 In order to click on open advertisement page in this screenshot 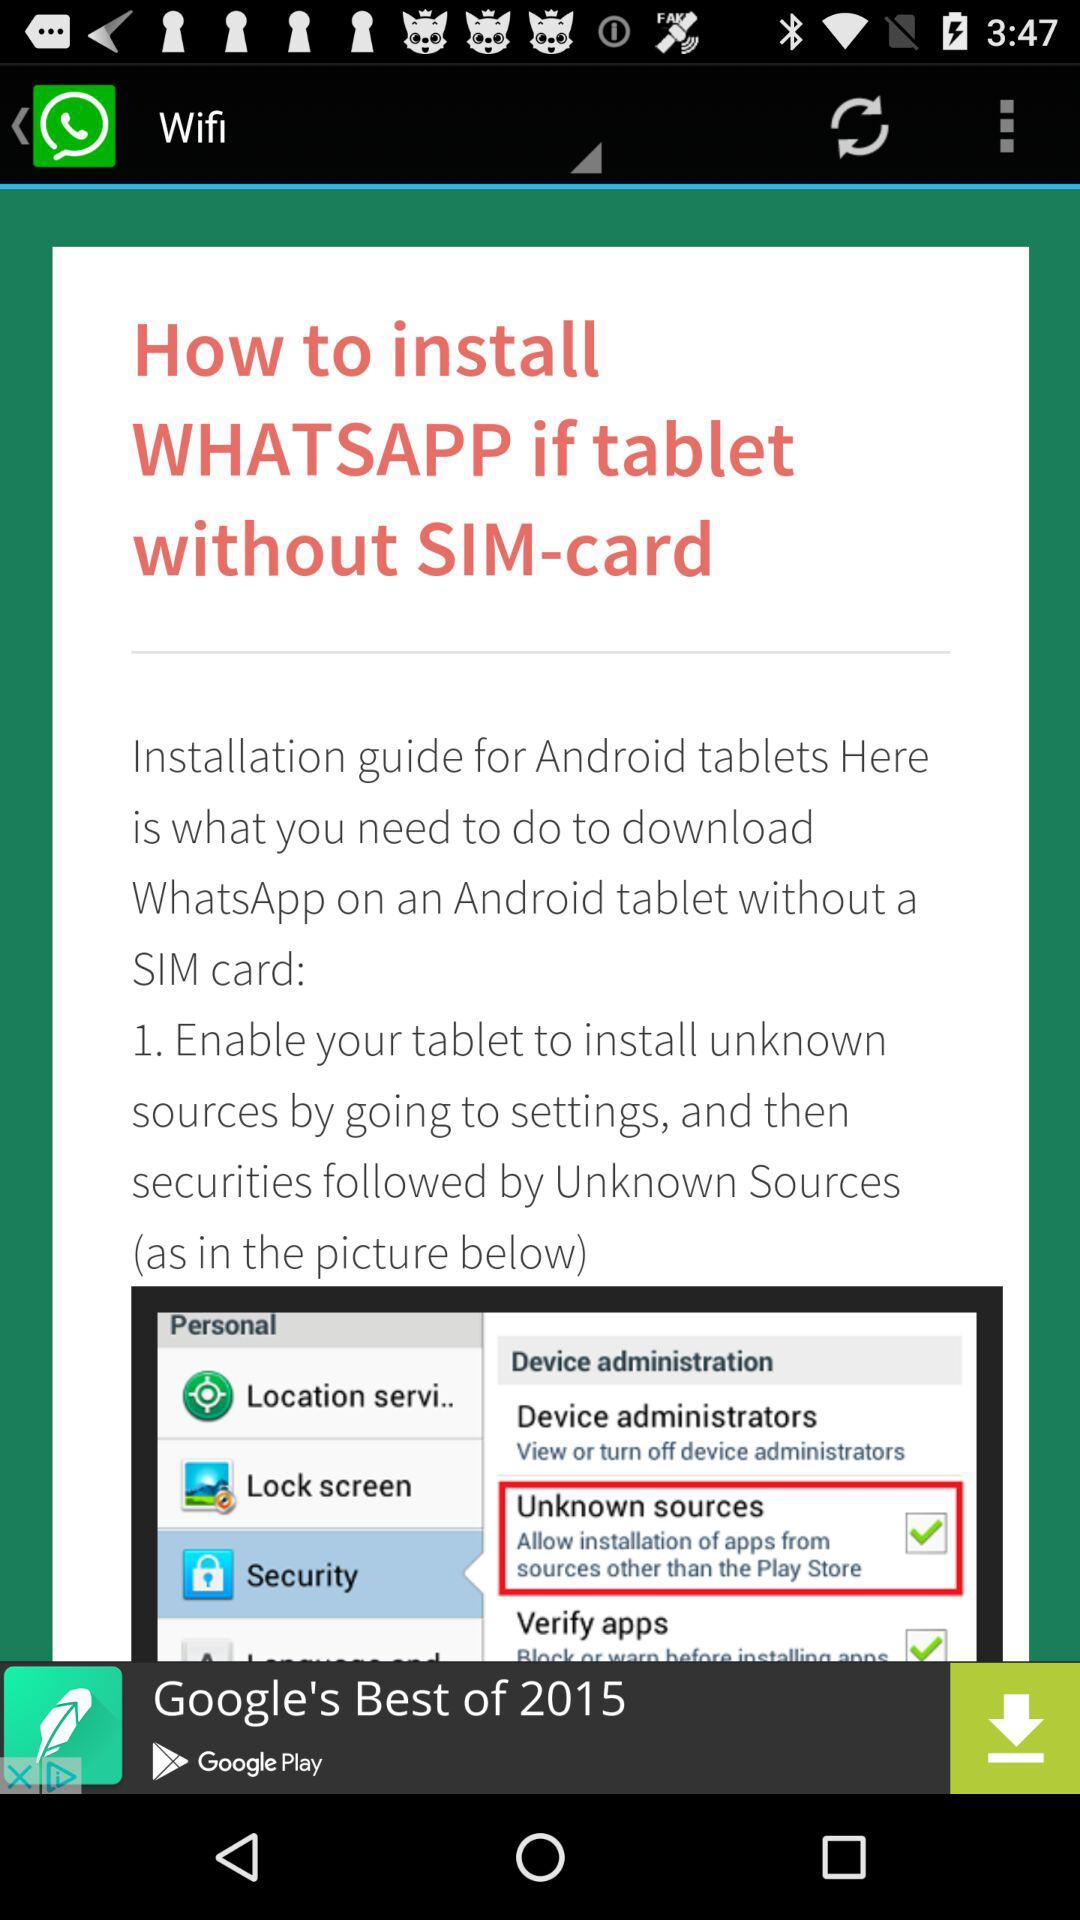, I will do `click(540, 1727)`.